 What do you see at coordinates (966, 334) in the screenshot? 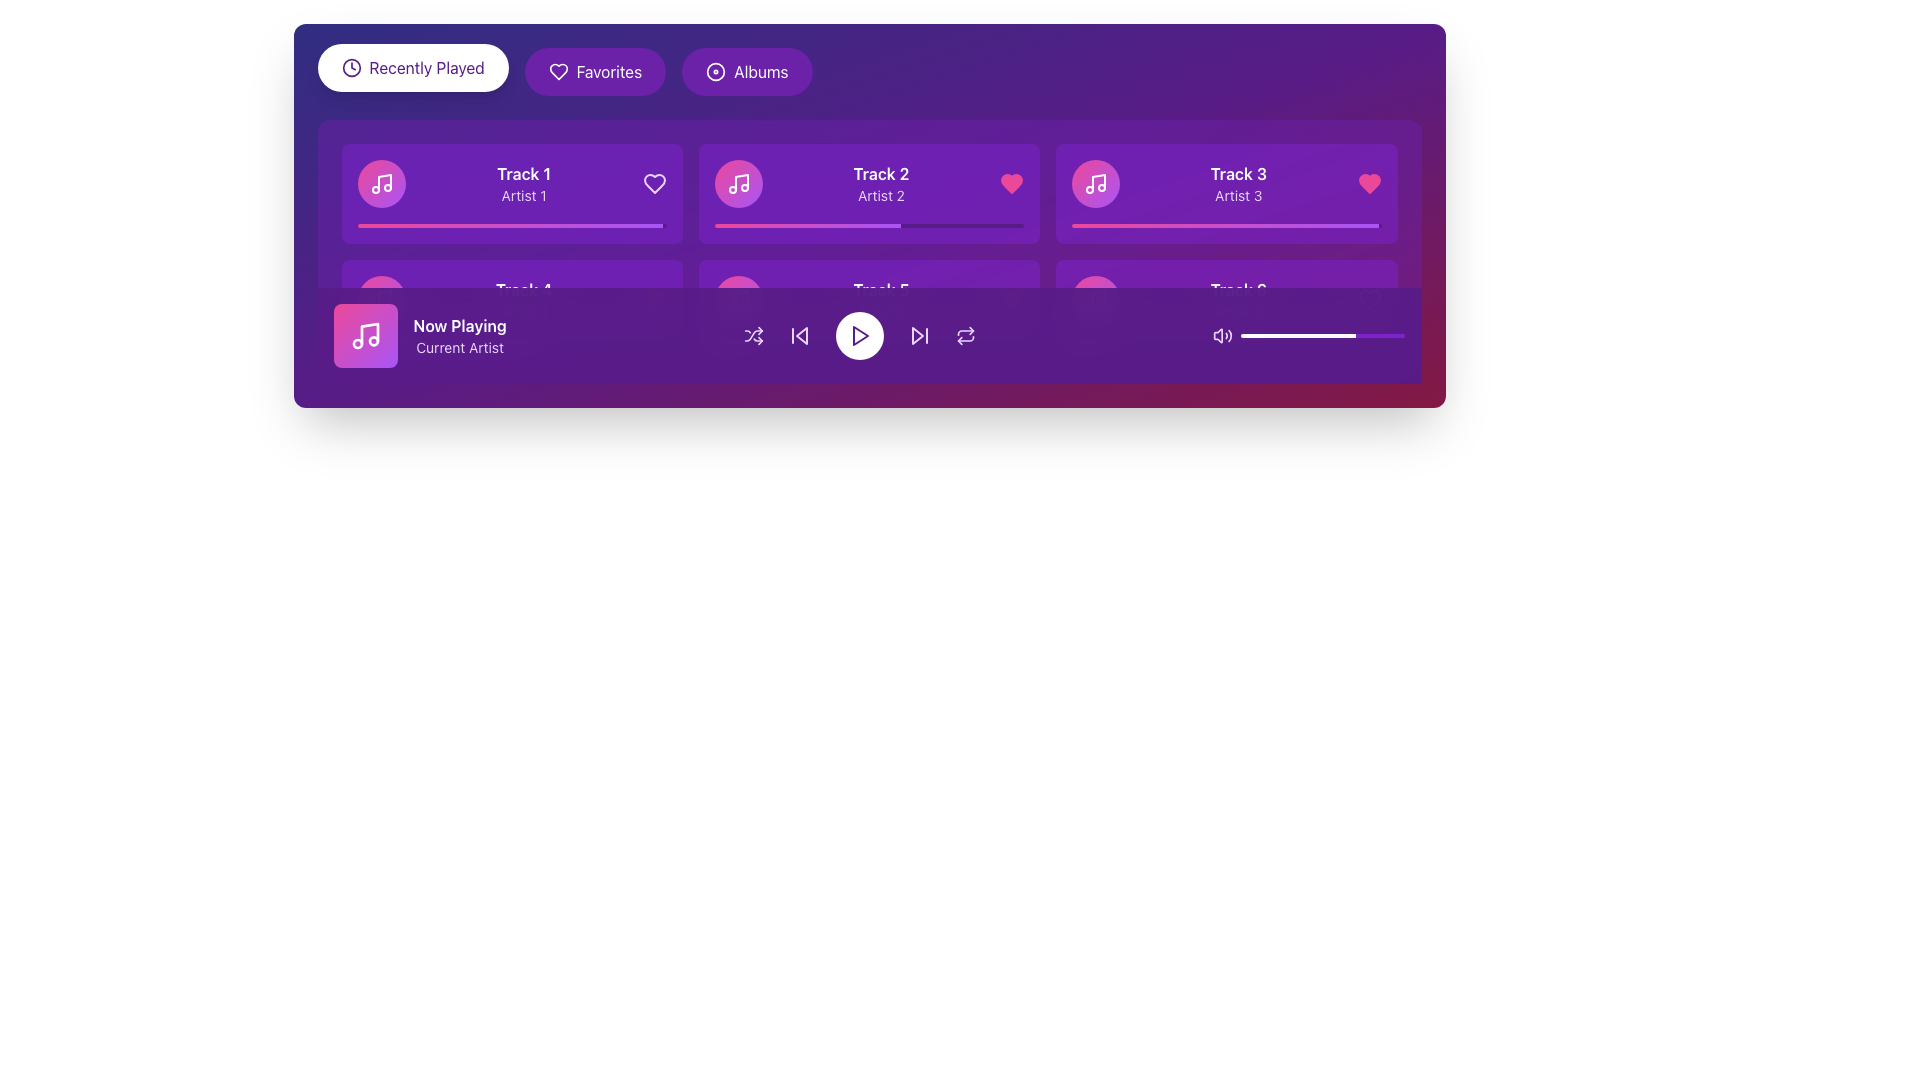
I see `the repeat toggle button in the bottom-center section of the music player interface` at bounding box center [966, 334].